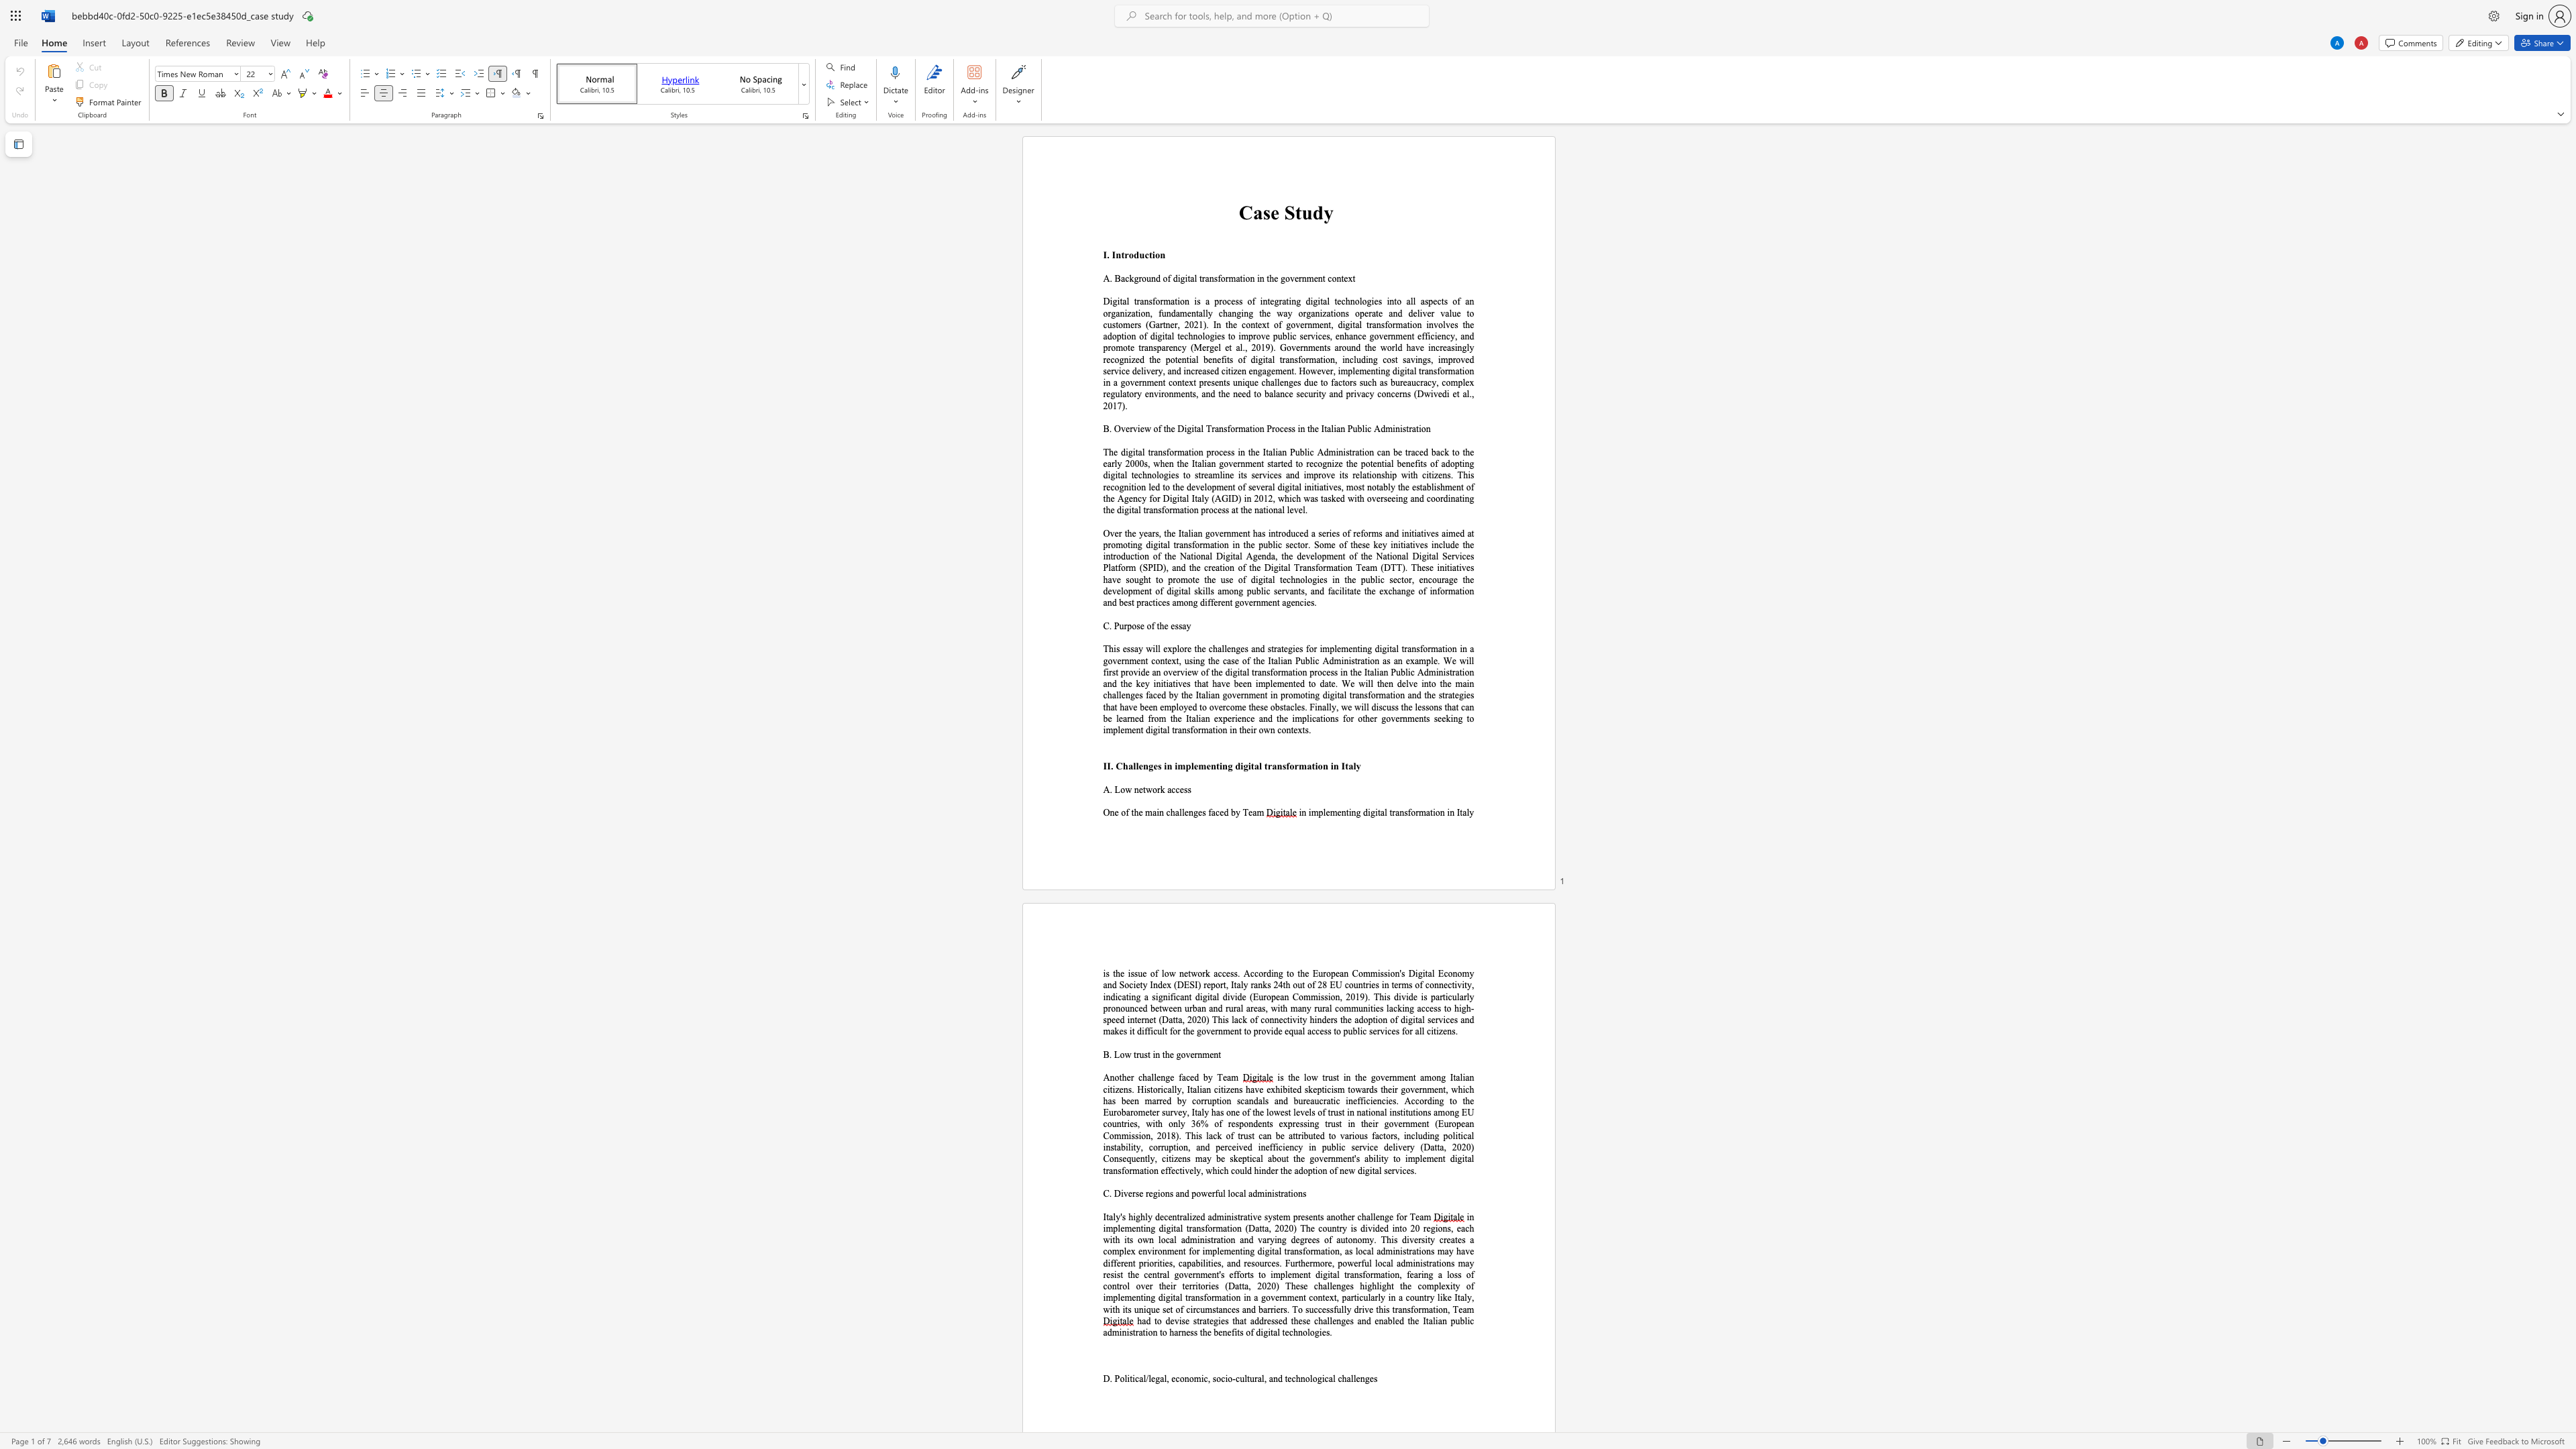 The height and width of the screenshot is (1449, 2576). What do you see at coordinates (1276, 602) in the screenshot?
I see `the subset text "t agen" within the text "the exchange of information and best practices among different government agencies."` at bounding box center [1276, 602].